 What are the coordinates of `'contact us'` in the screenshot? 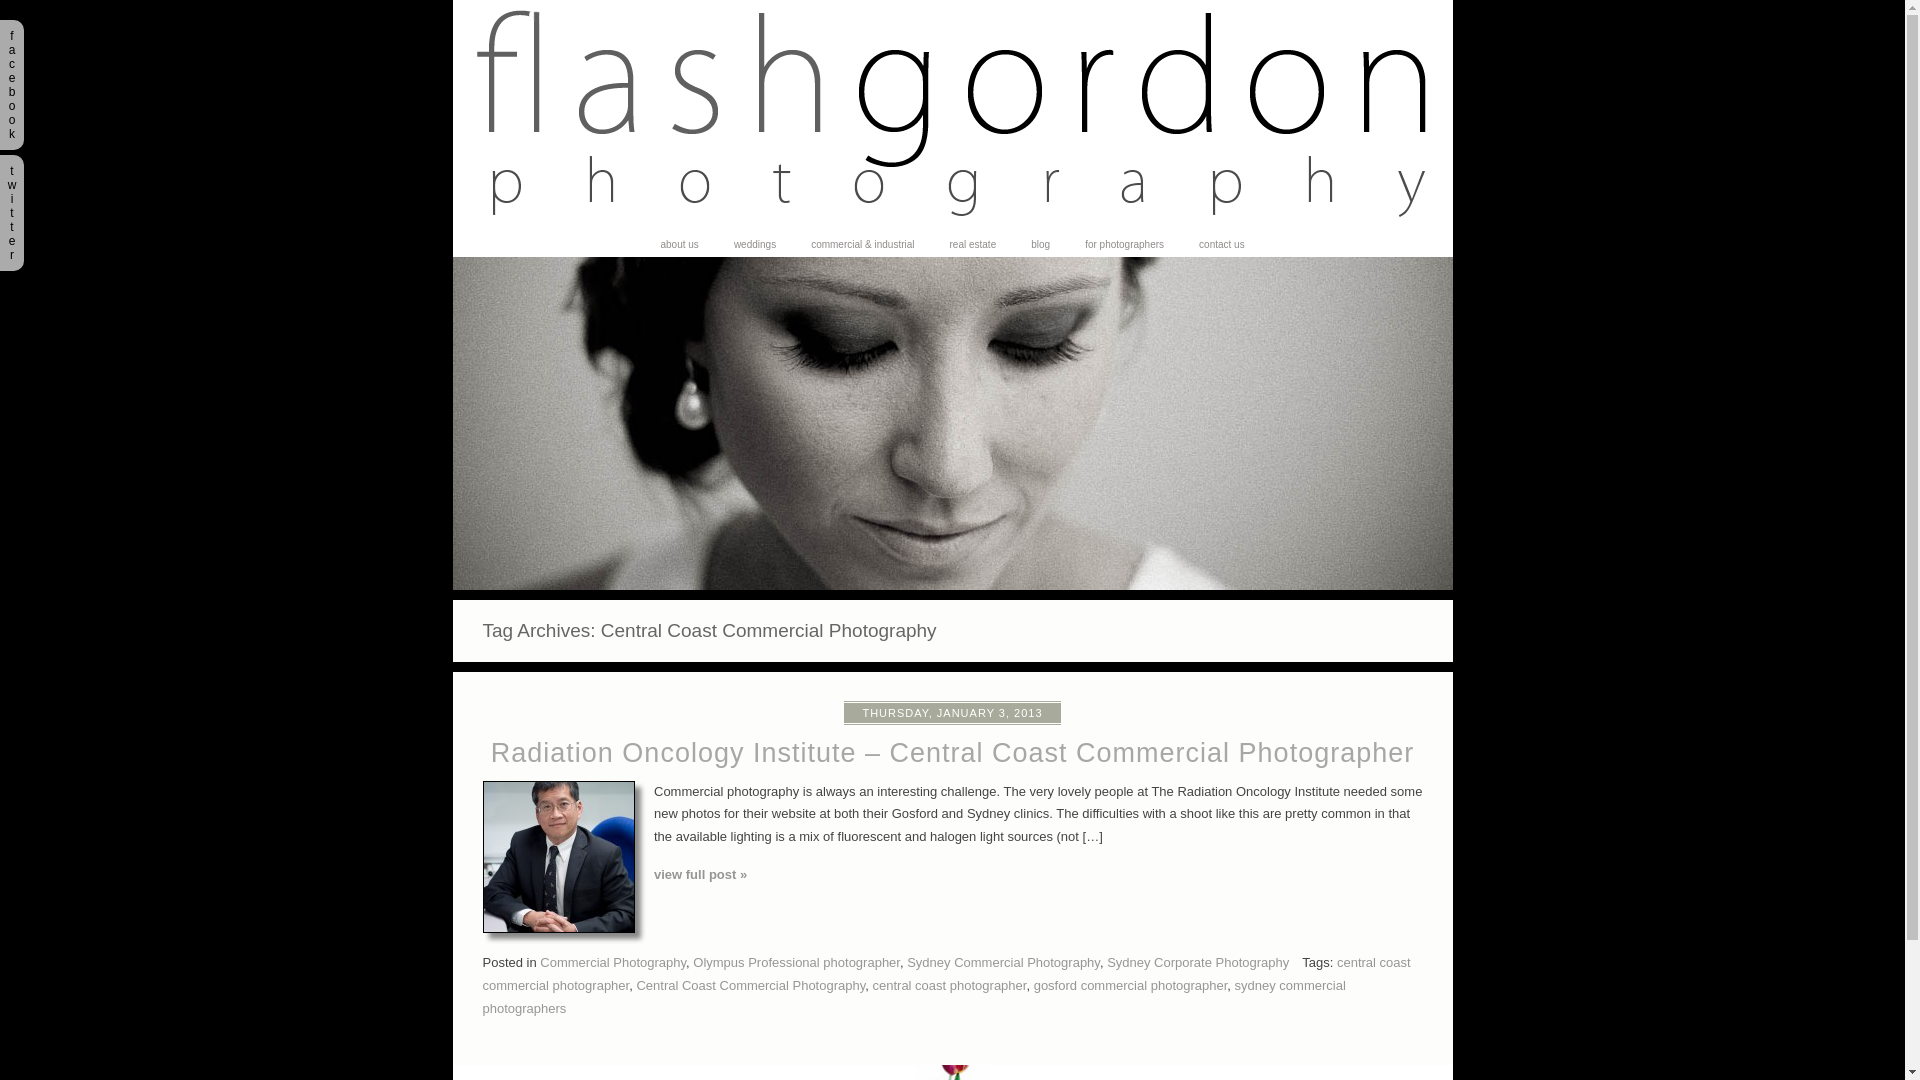 It's located at (1221, 244).